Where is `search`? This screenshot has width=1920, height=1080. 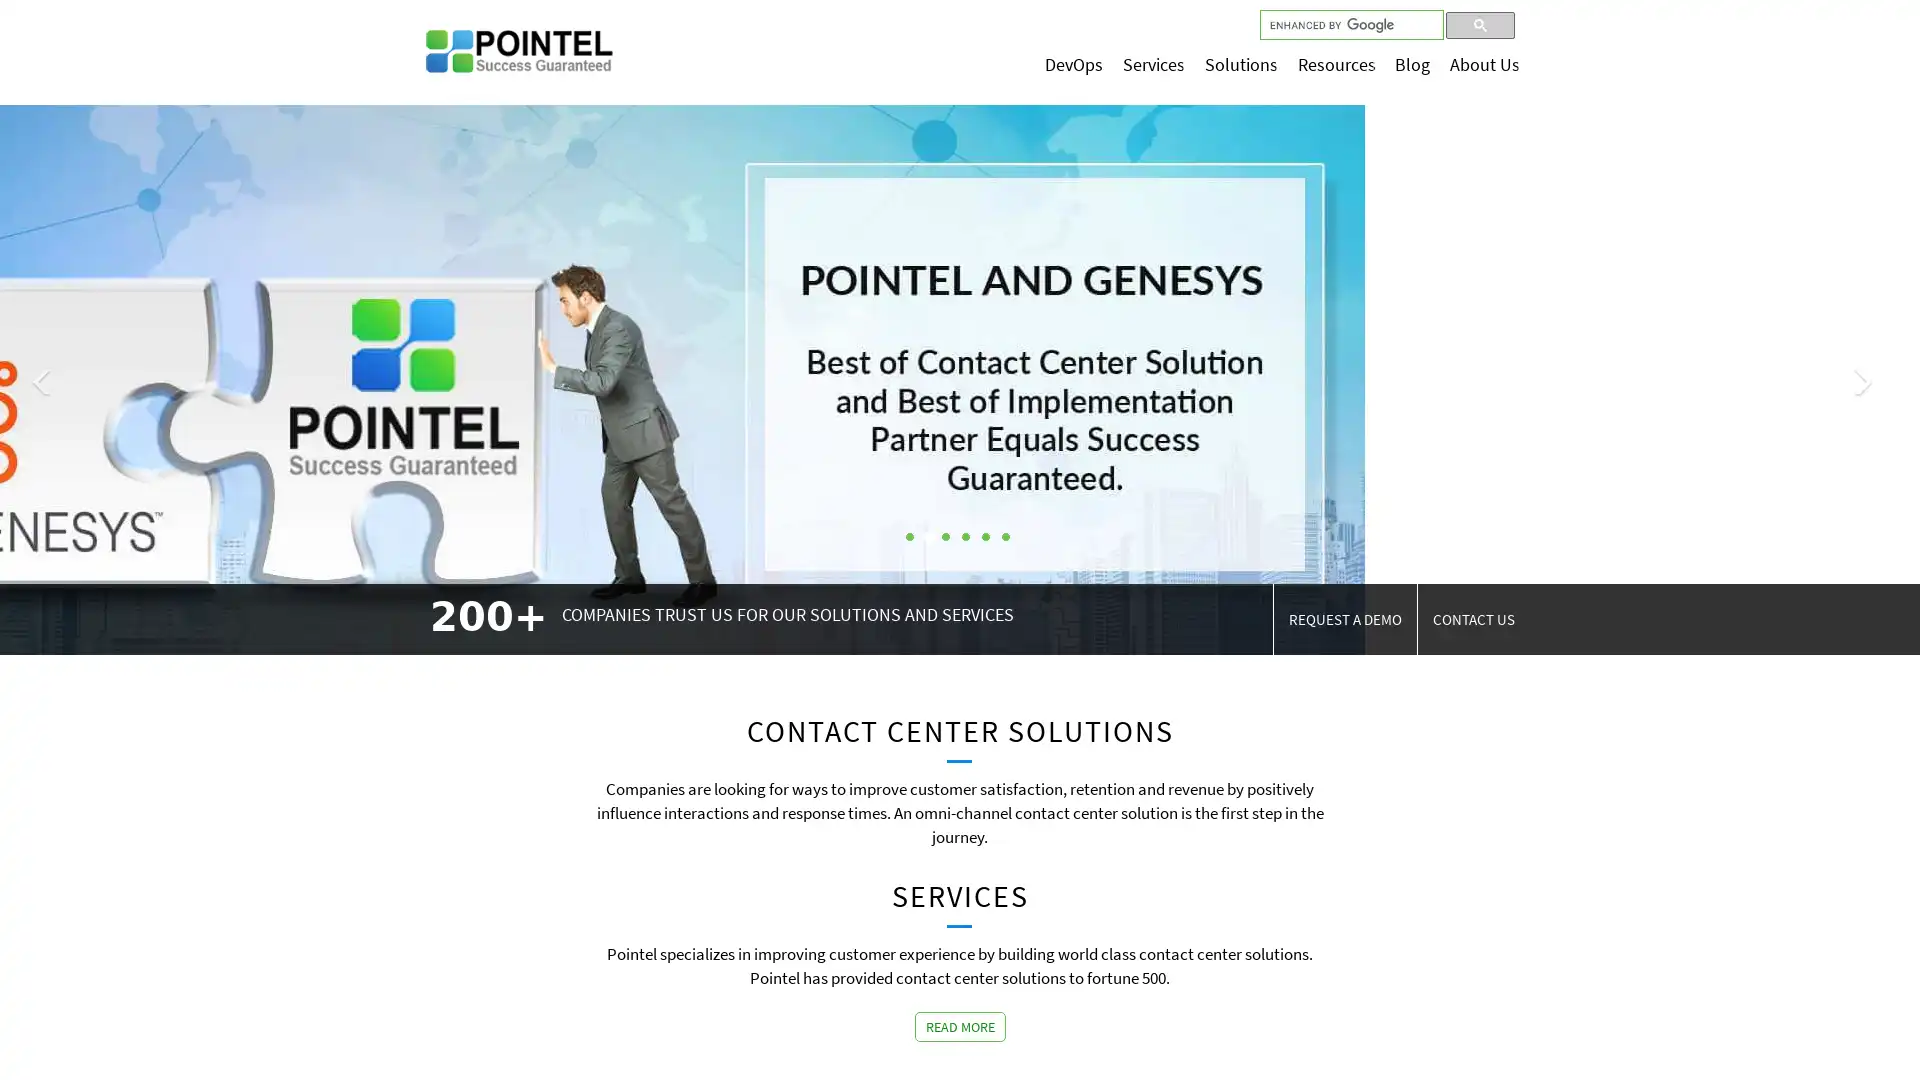 search is located at coordinates (1480, 24).